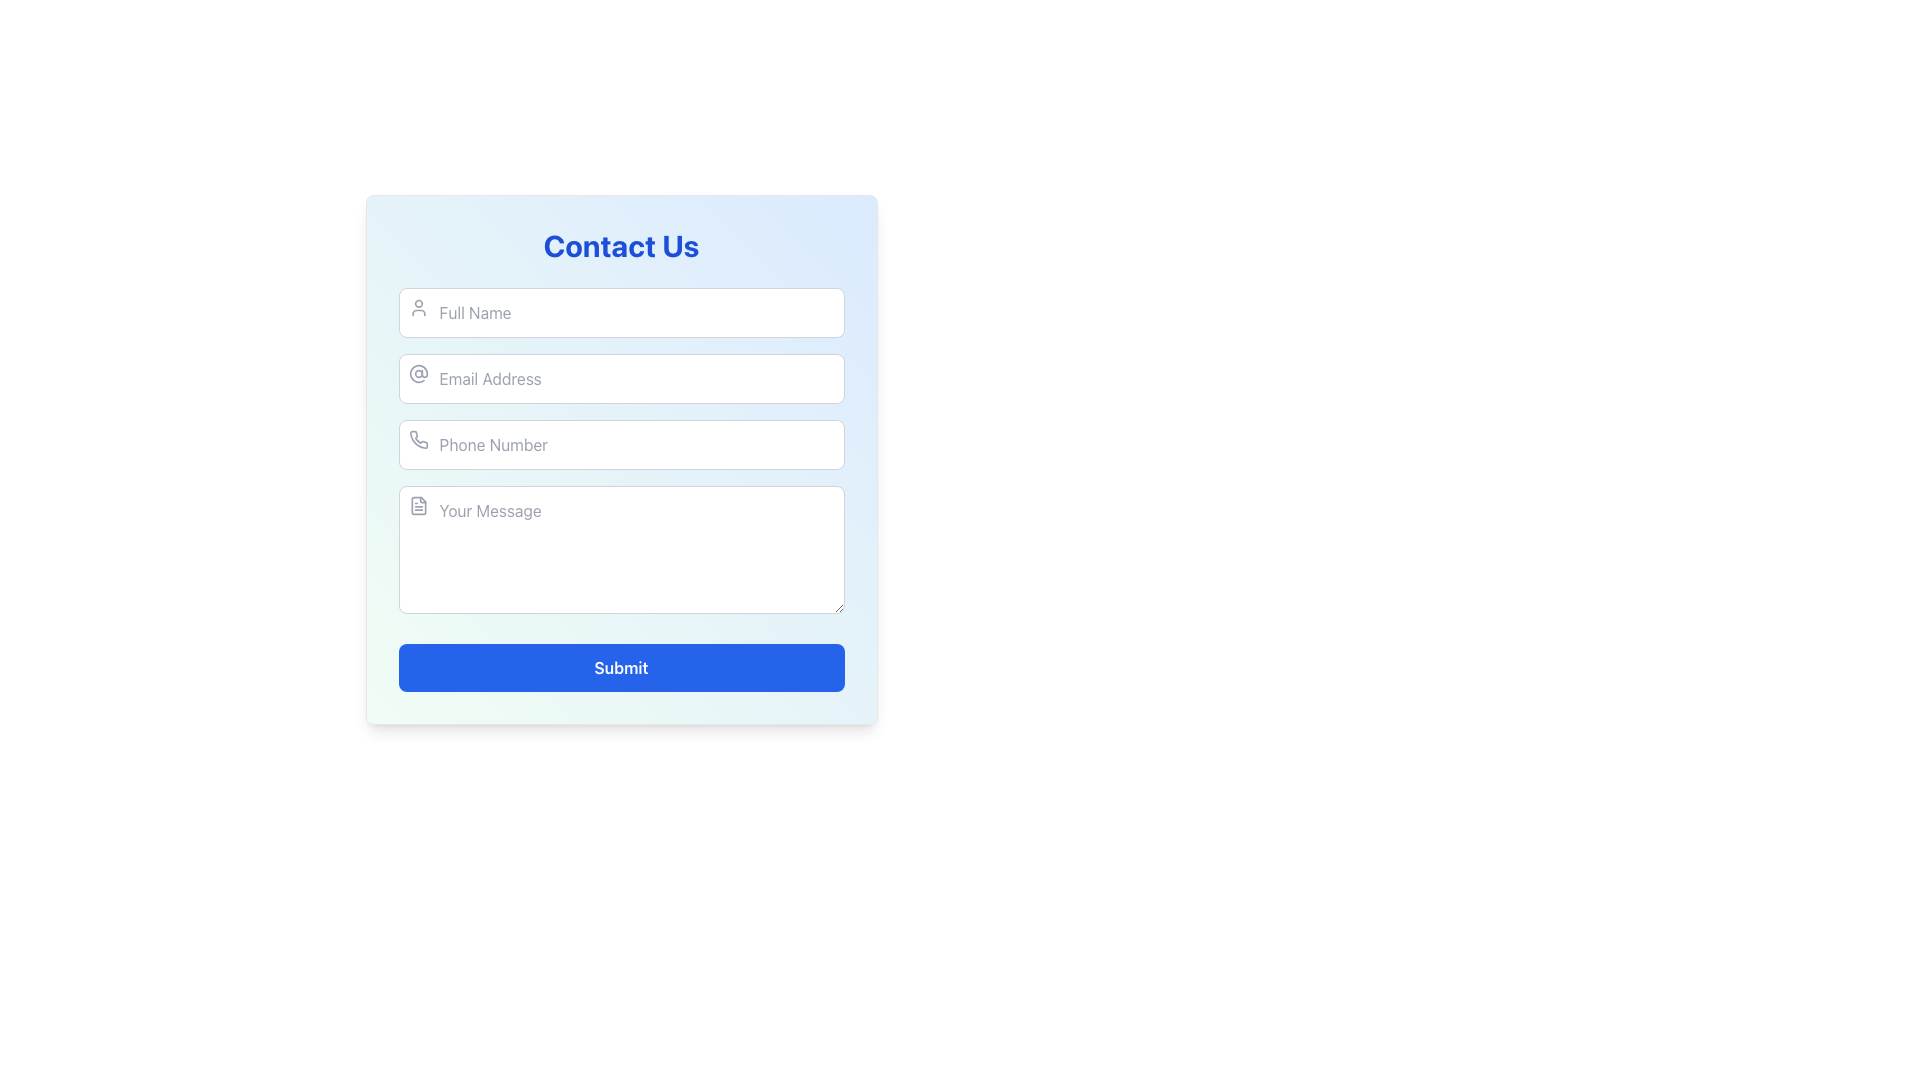 The image size is (1920, 1080). What do you see at coordinates (620, 667) in the screenshot?
I see `the submission button for the 'Contact Us' form` at bounding box center [620, 667].